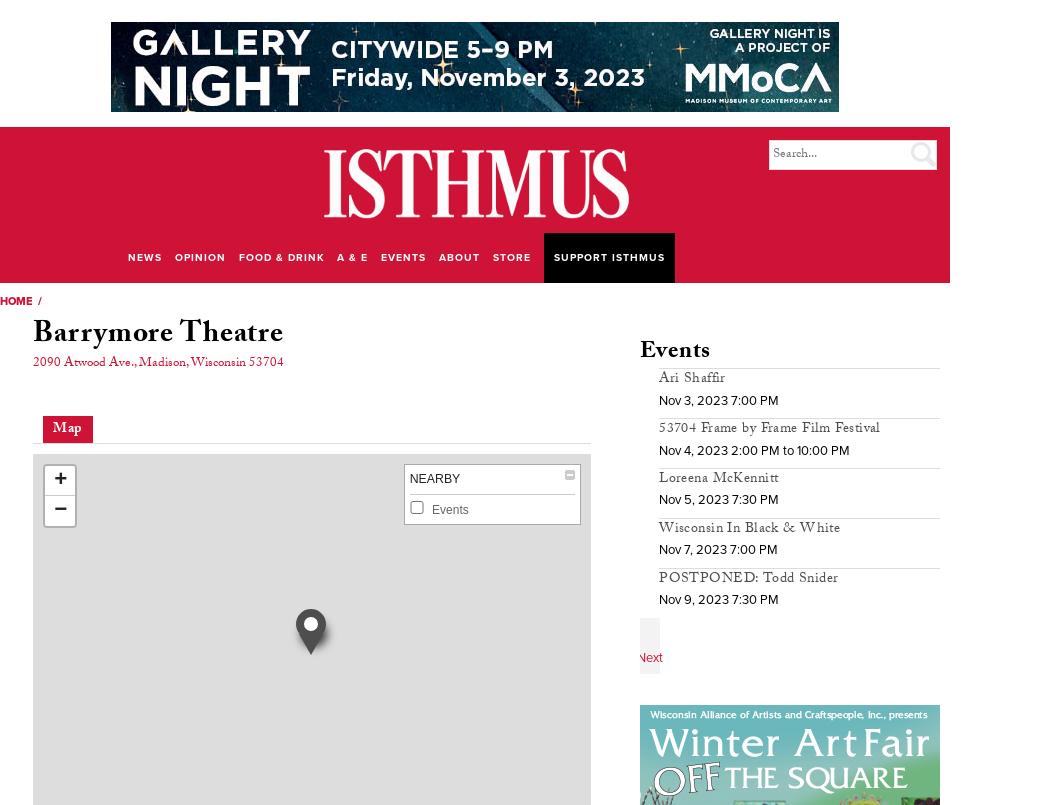 Image resolution: width=1060 pixels, height=805 pixels. Describe the element at coordinates (717, 499) in the screenshot. I see `'Nov 5, 2023 7:30 PM'` at that location.